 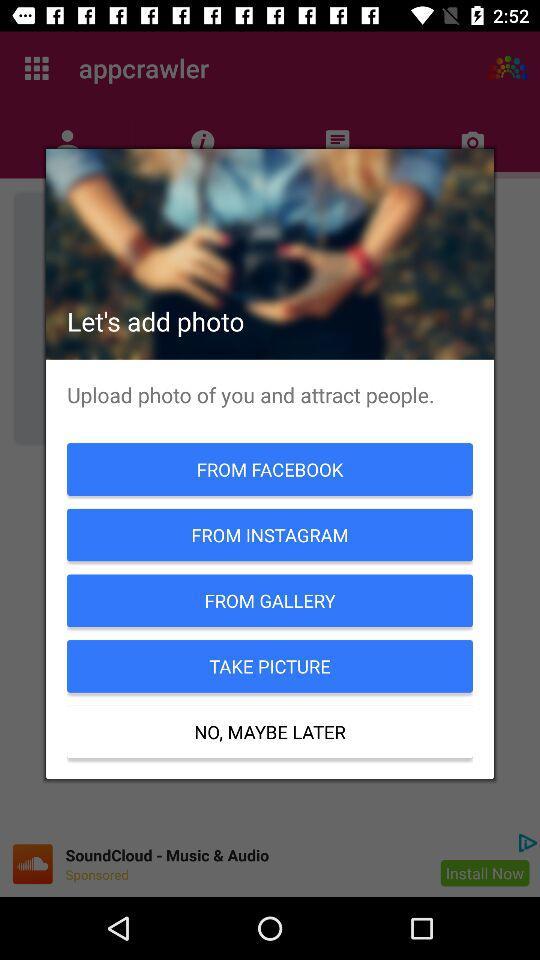 What do you see at coordinates (270, 731) in the screenshot?
I see `the icon below the take picture icon` at bounding box center [270, 731].